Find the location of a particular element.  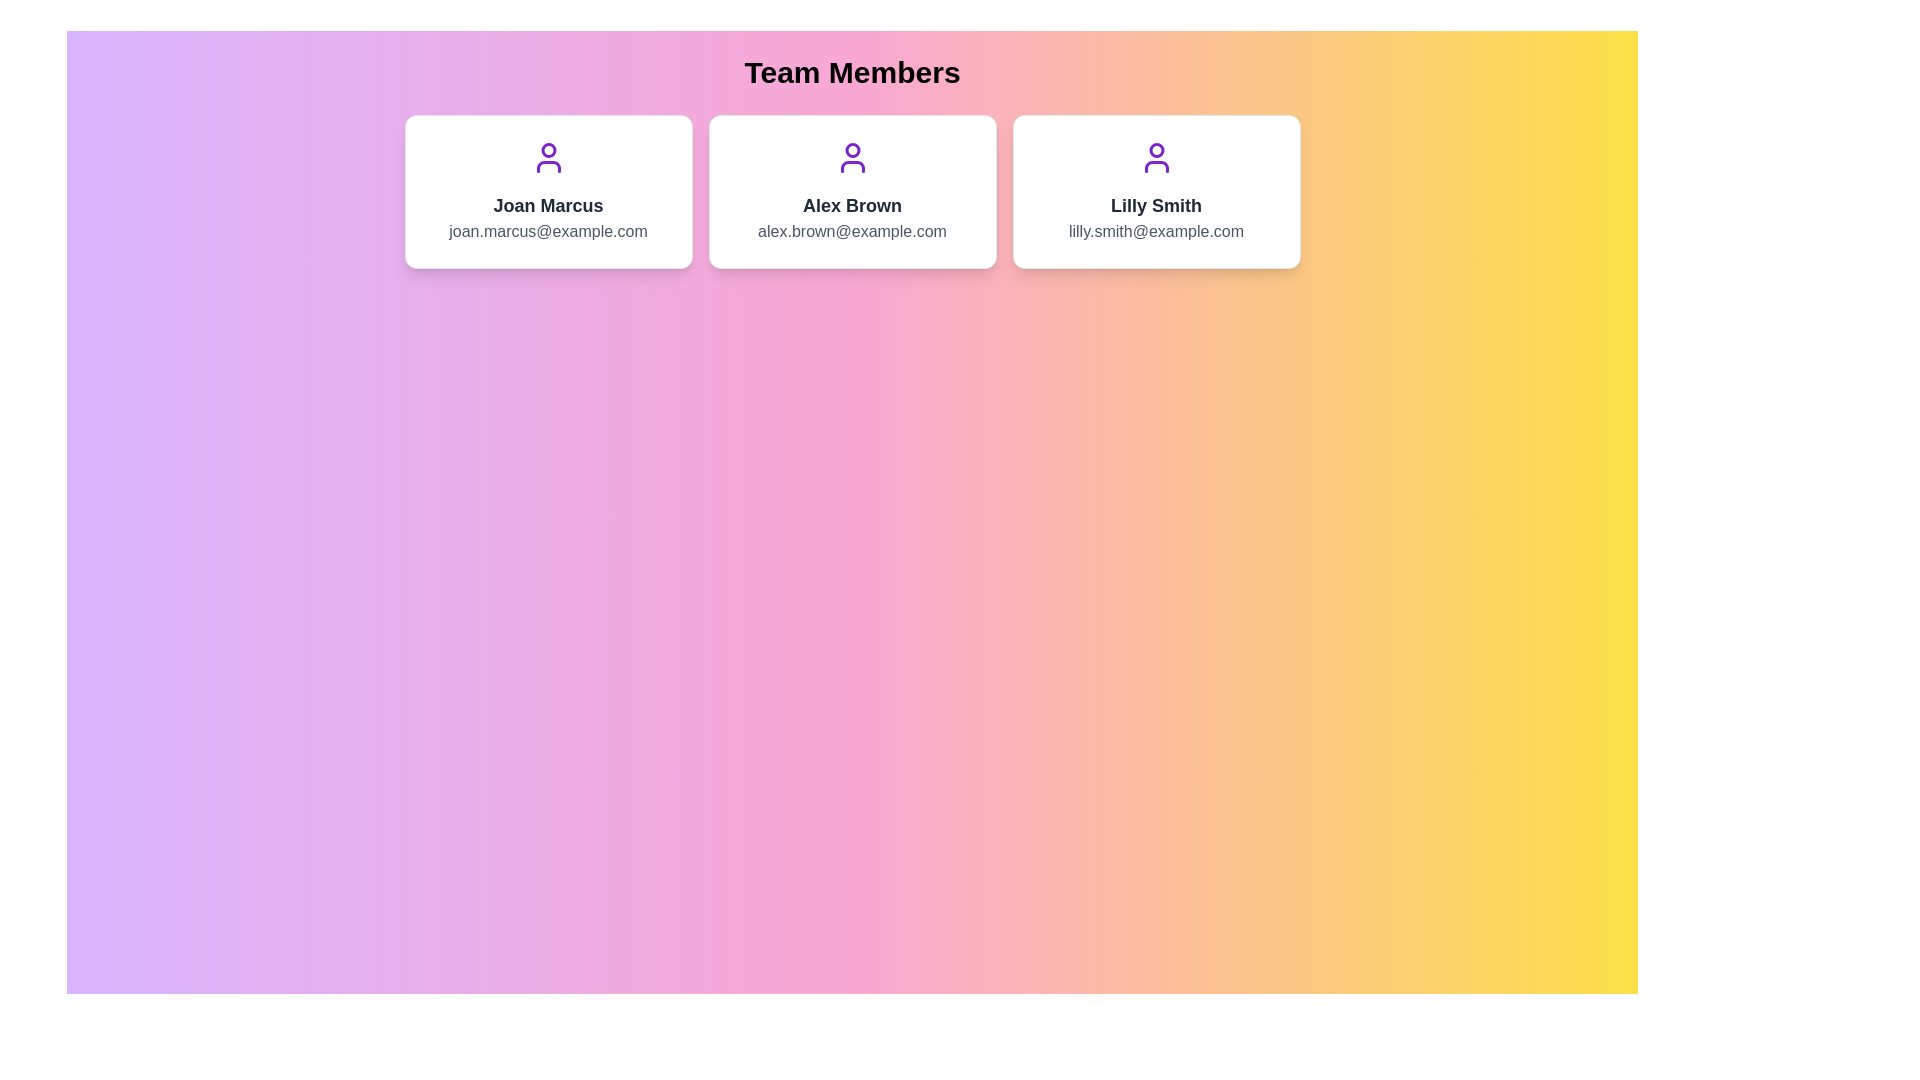

directly on the circular avatar icon of the user silhouette for the team member profile of 'Alex Brown' is located at coordinates (852, 149).